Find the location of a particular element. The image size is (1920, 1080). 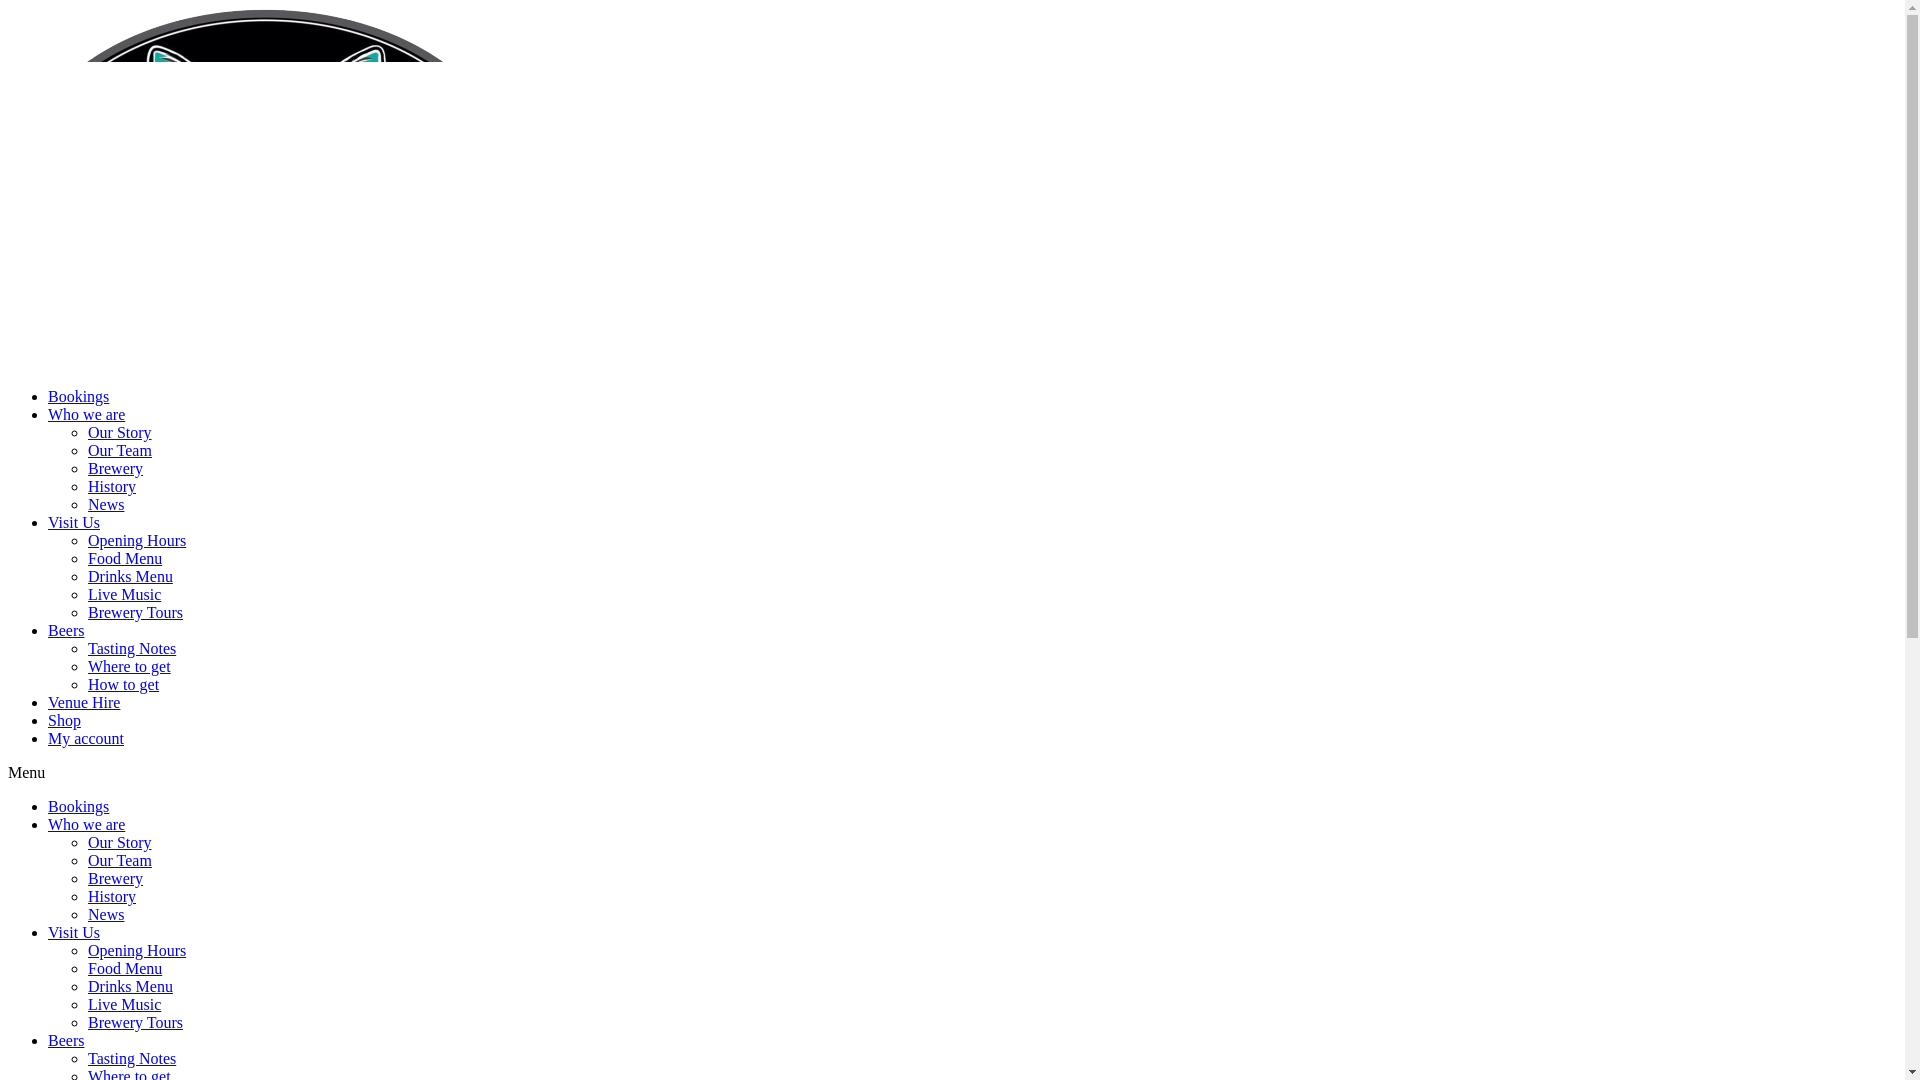

'Visit Us' is located at coordinates (73, 932).